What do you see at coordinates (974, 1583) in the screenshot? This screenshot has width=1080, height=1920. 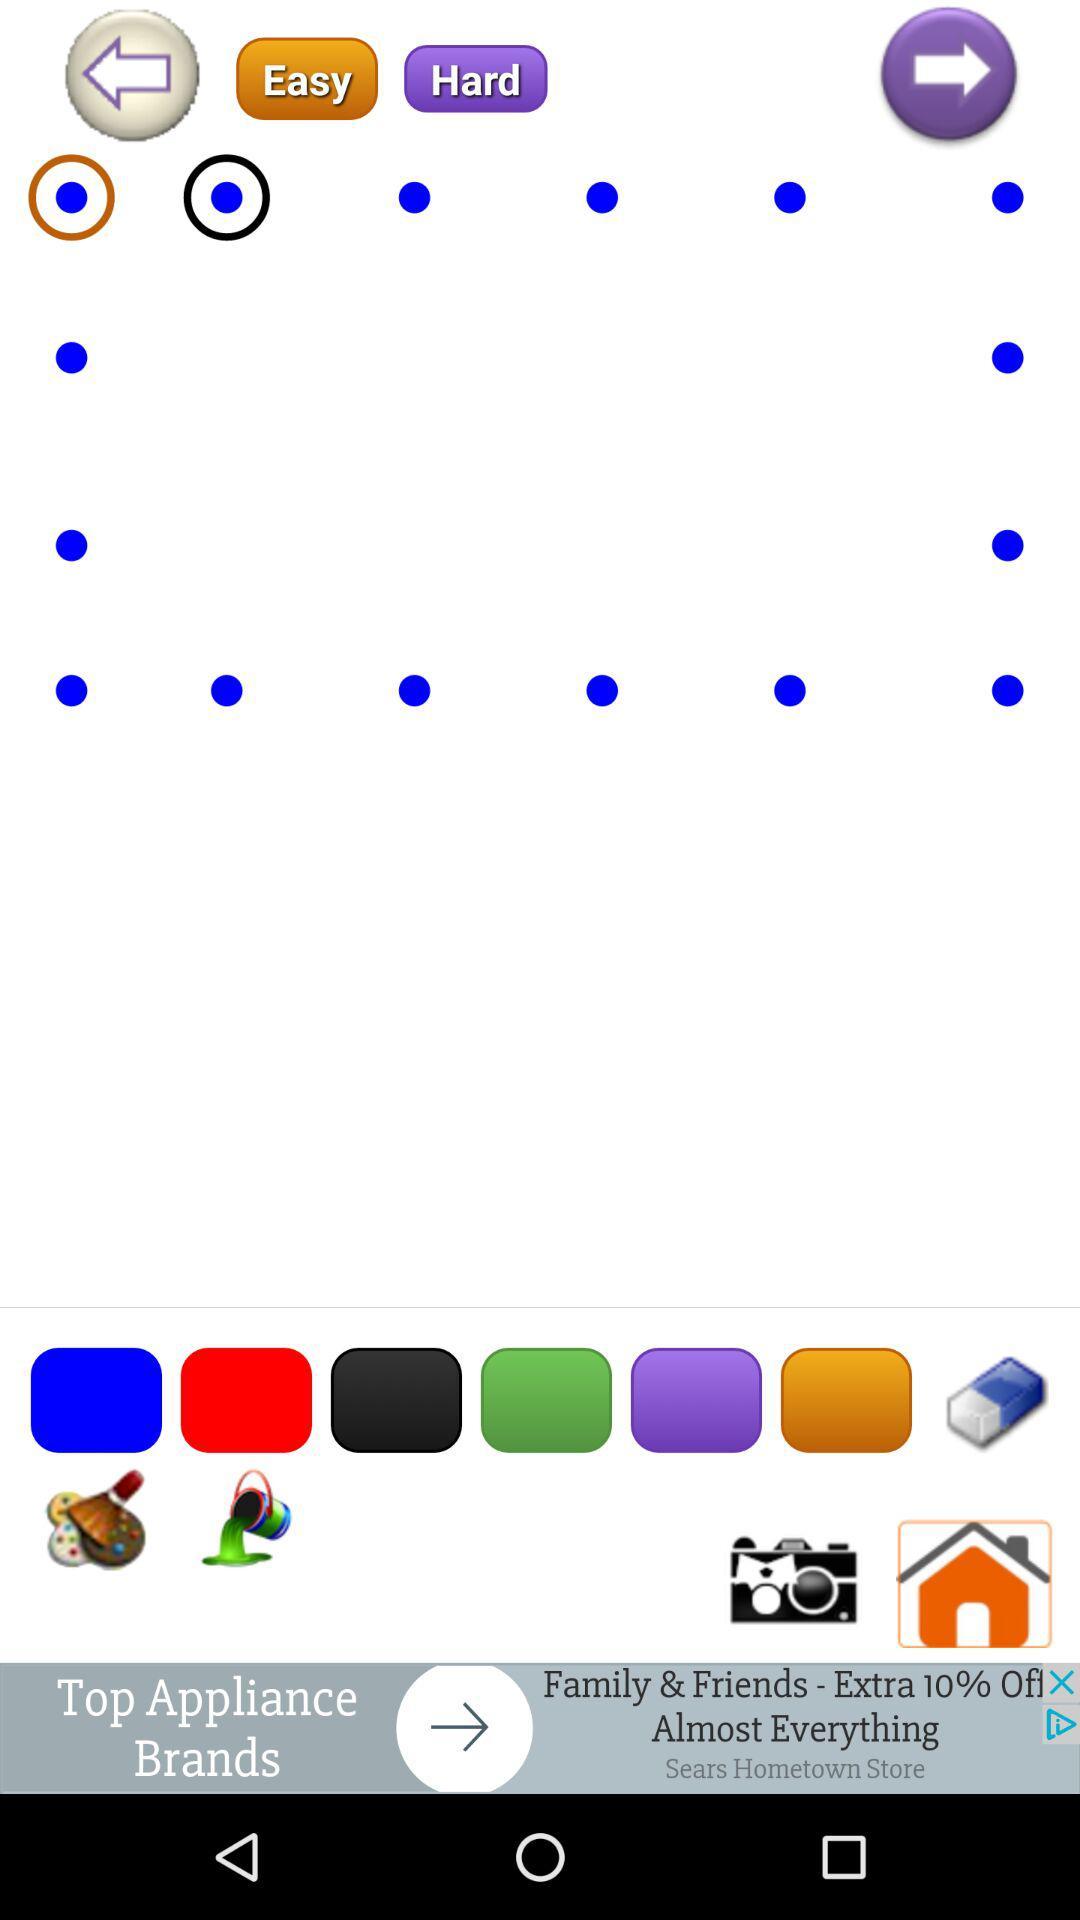 I see `homepage` at bounding box center [974, 1583].